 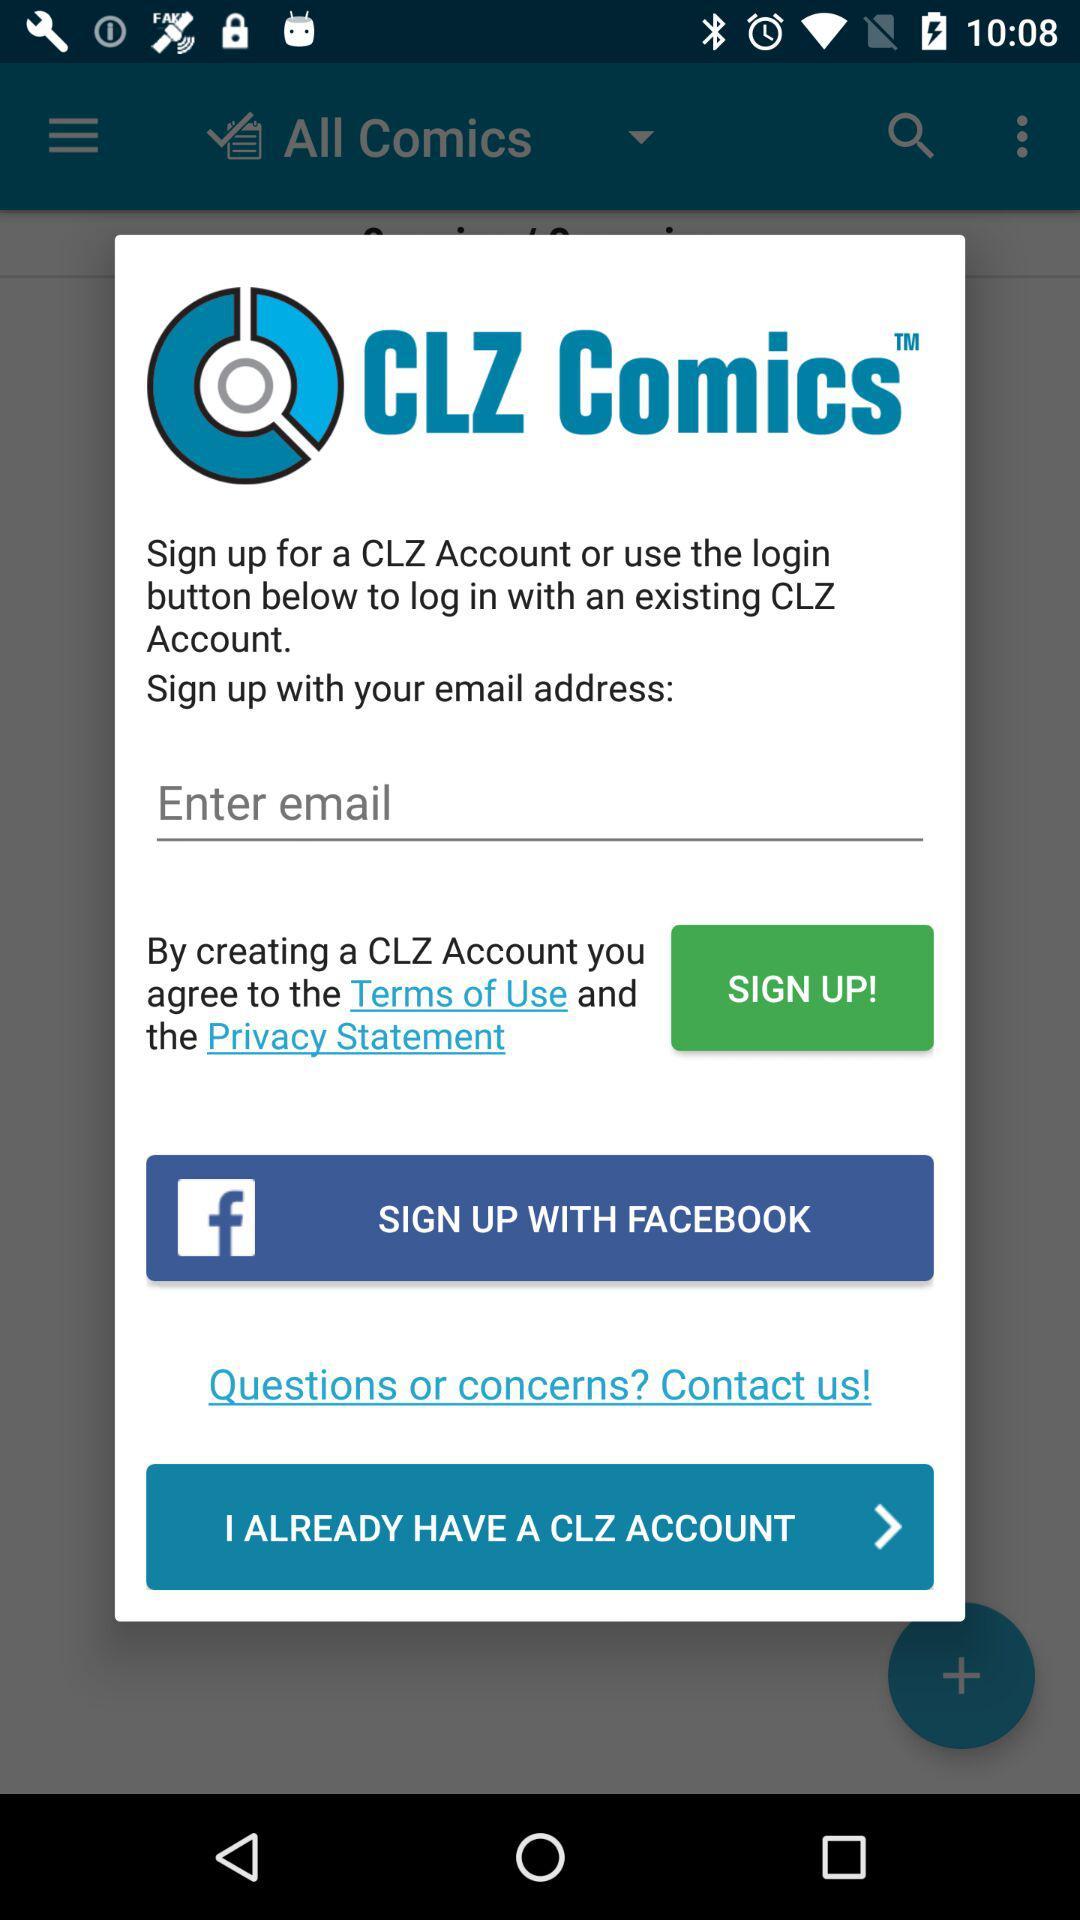 What do you see at coordinates (540, 1525) in the screenshot?
I see `the i already have icon` at bounding box center [540, 1525].